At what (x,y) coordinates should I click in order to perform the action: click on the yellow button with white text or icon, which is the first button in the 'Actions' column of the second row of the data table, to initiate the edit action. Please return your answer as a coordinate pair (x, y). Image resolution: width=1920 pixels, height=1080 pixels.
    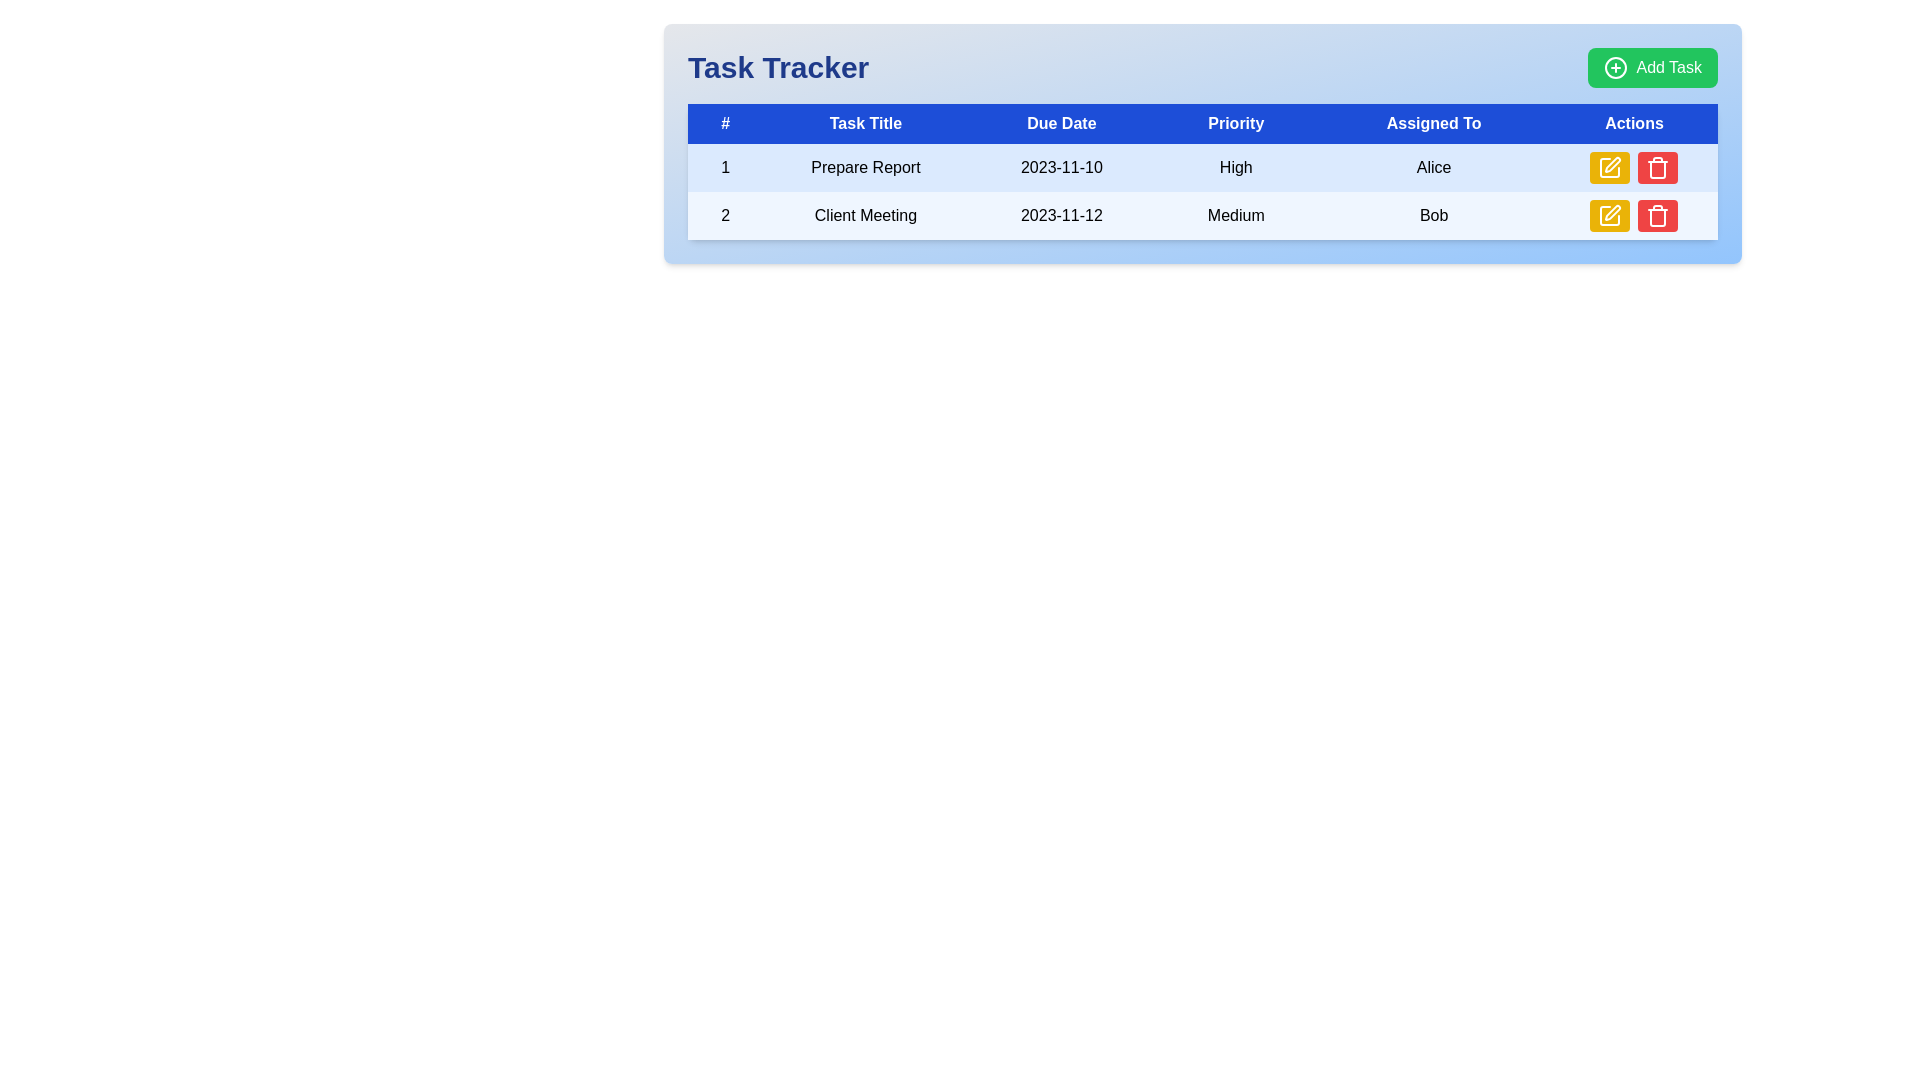
    Looking at the image, I should click on (1610, 167).